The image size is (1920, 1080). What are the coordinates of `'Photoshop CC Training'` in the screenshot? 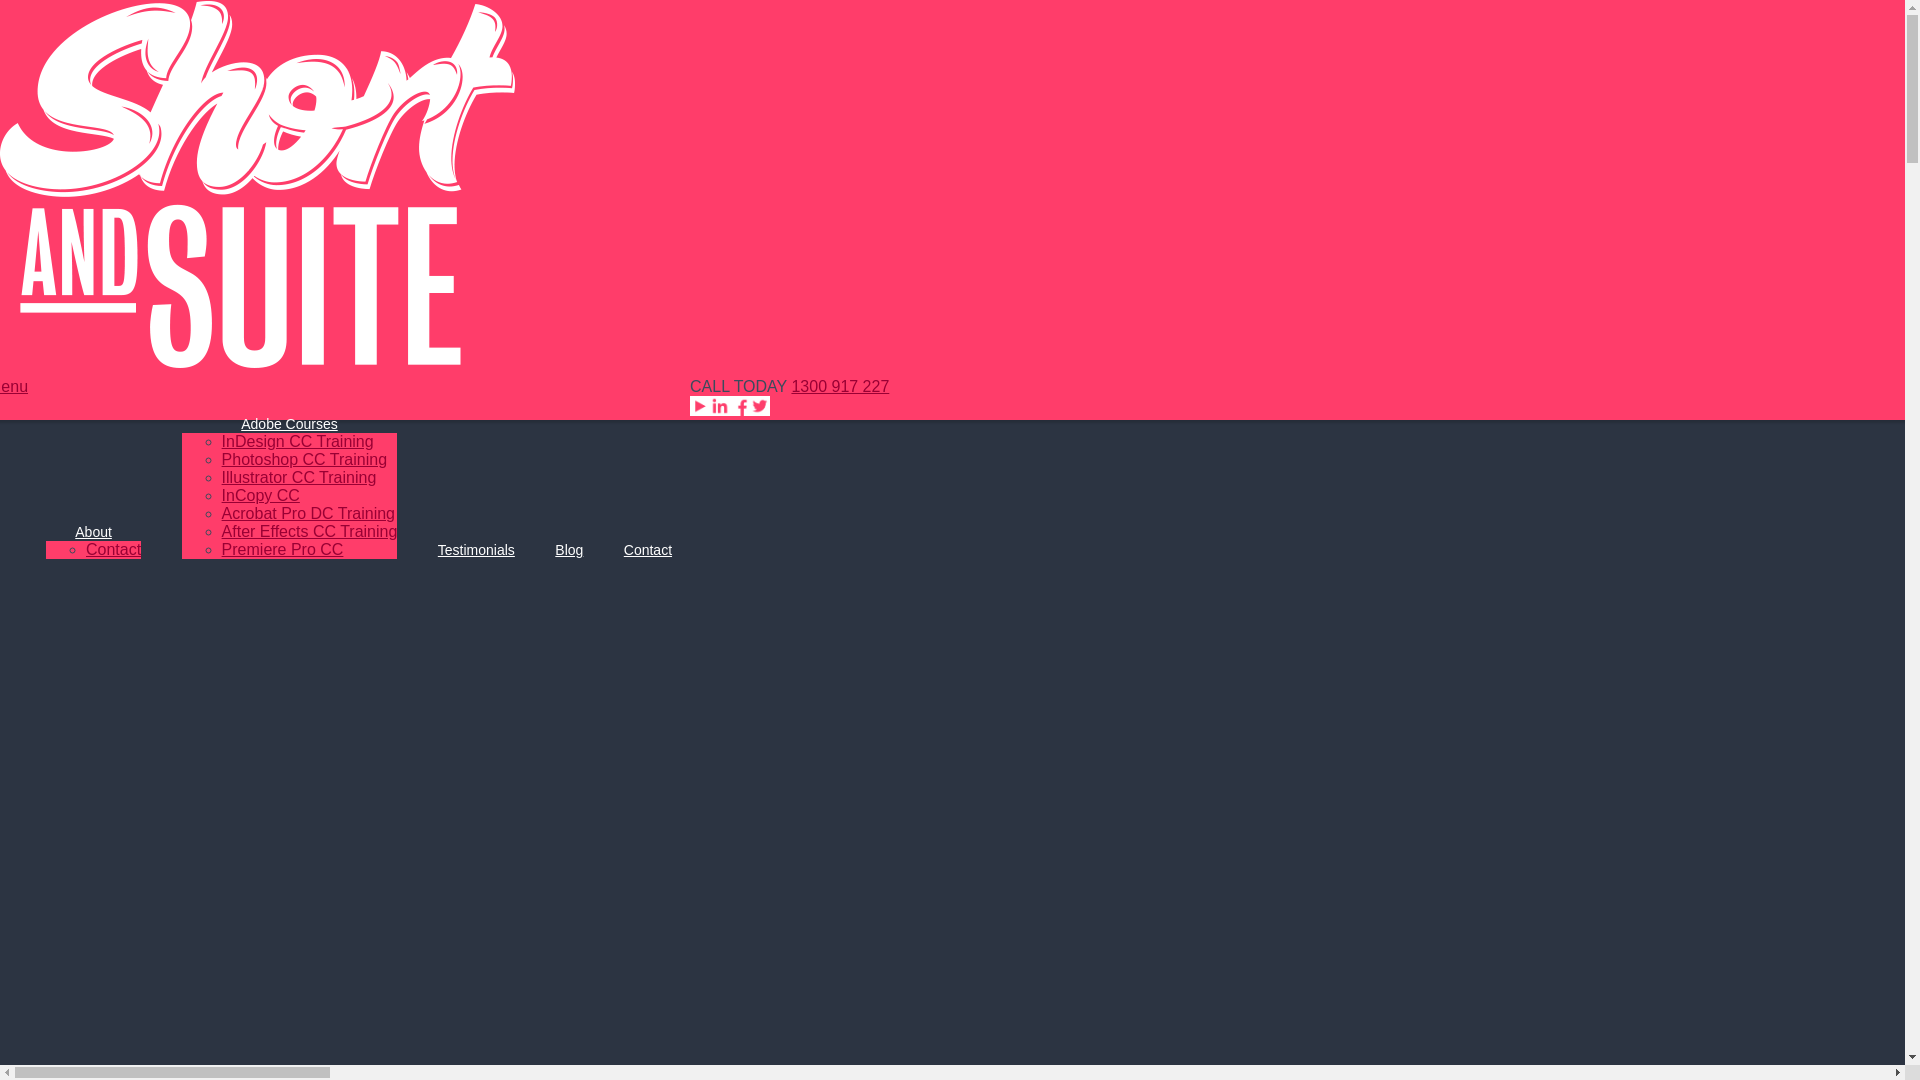 It's located at (303, 459).